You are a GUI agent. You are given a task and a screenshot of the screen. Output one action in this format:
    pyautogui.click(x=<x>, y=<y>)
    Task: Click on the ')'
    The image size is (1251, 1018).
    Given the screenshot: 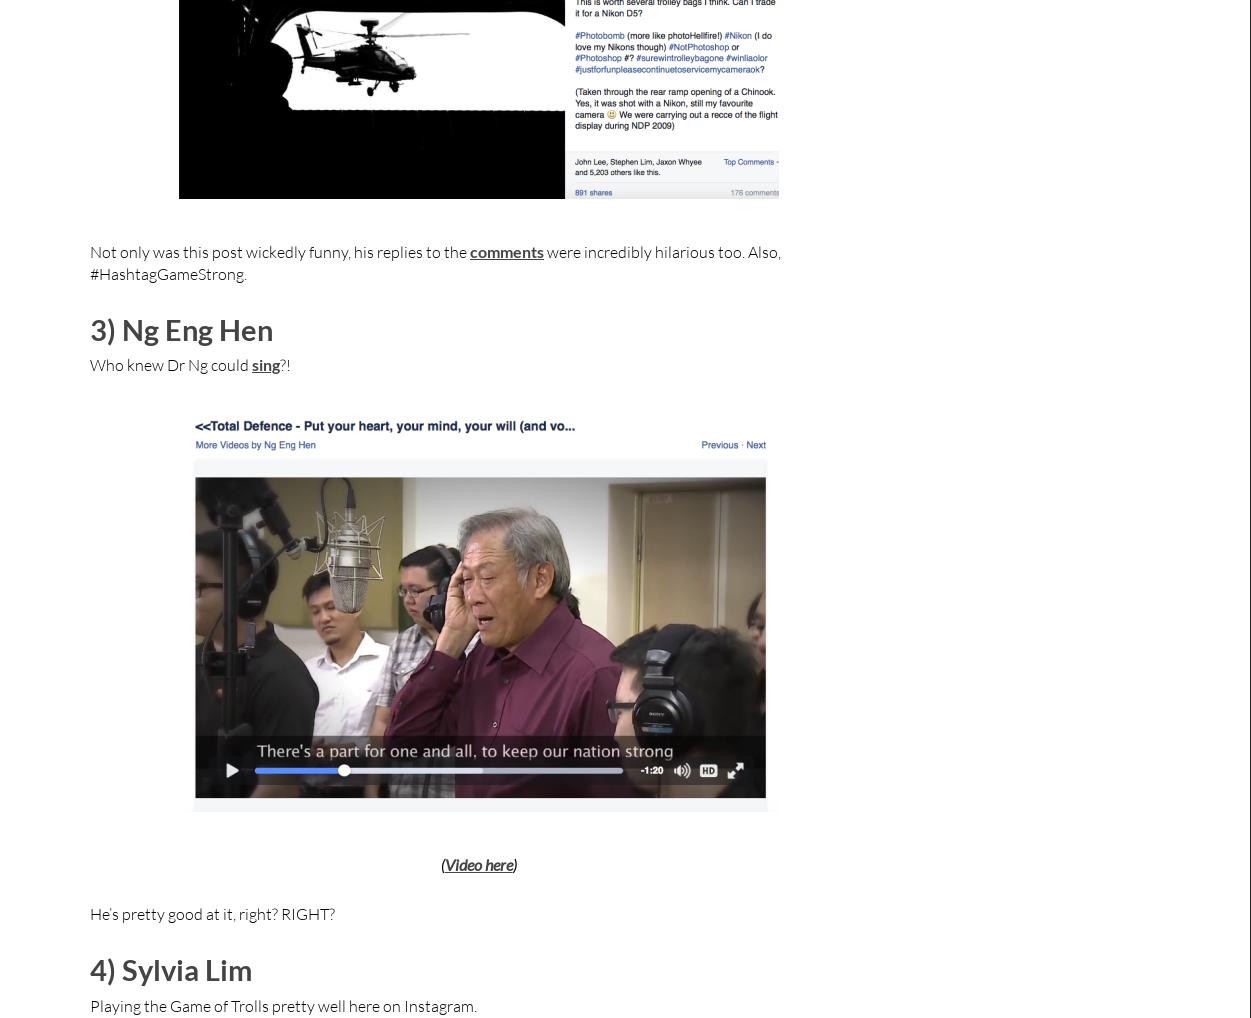 What is the action you would take?
    pyautogui.click(x=511, y=863)
    